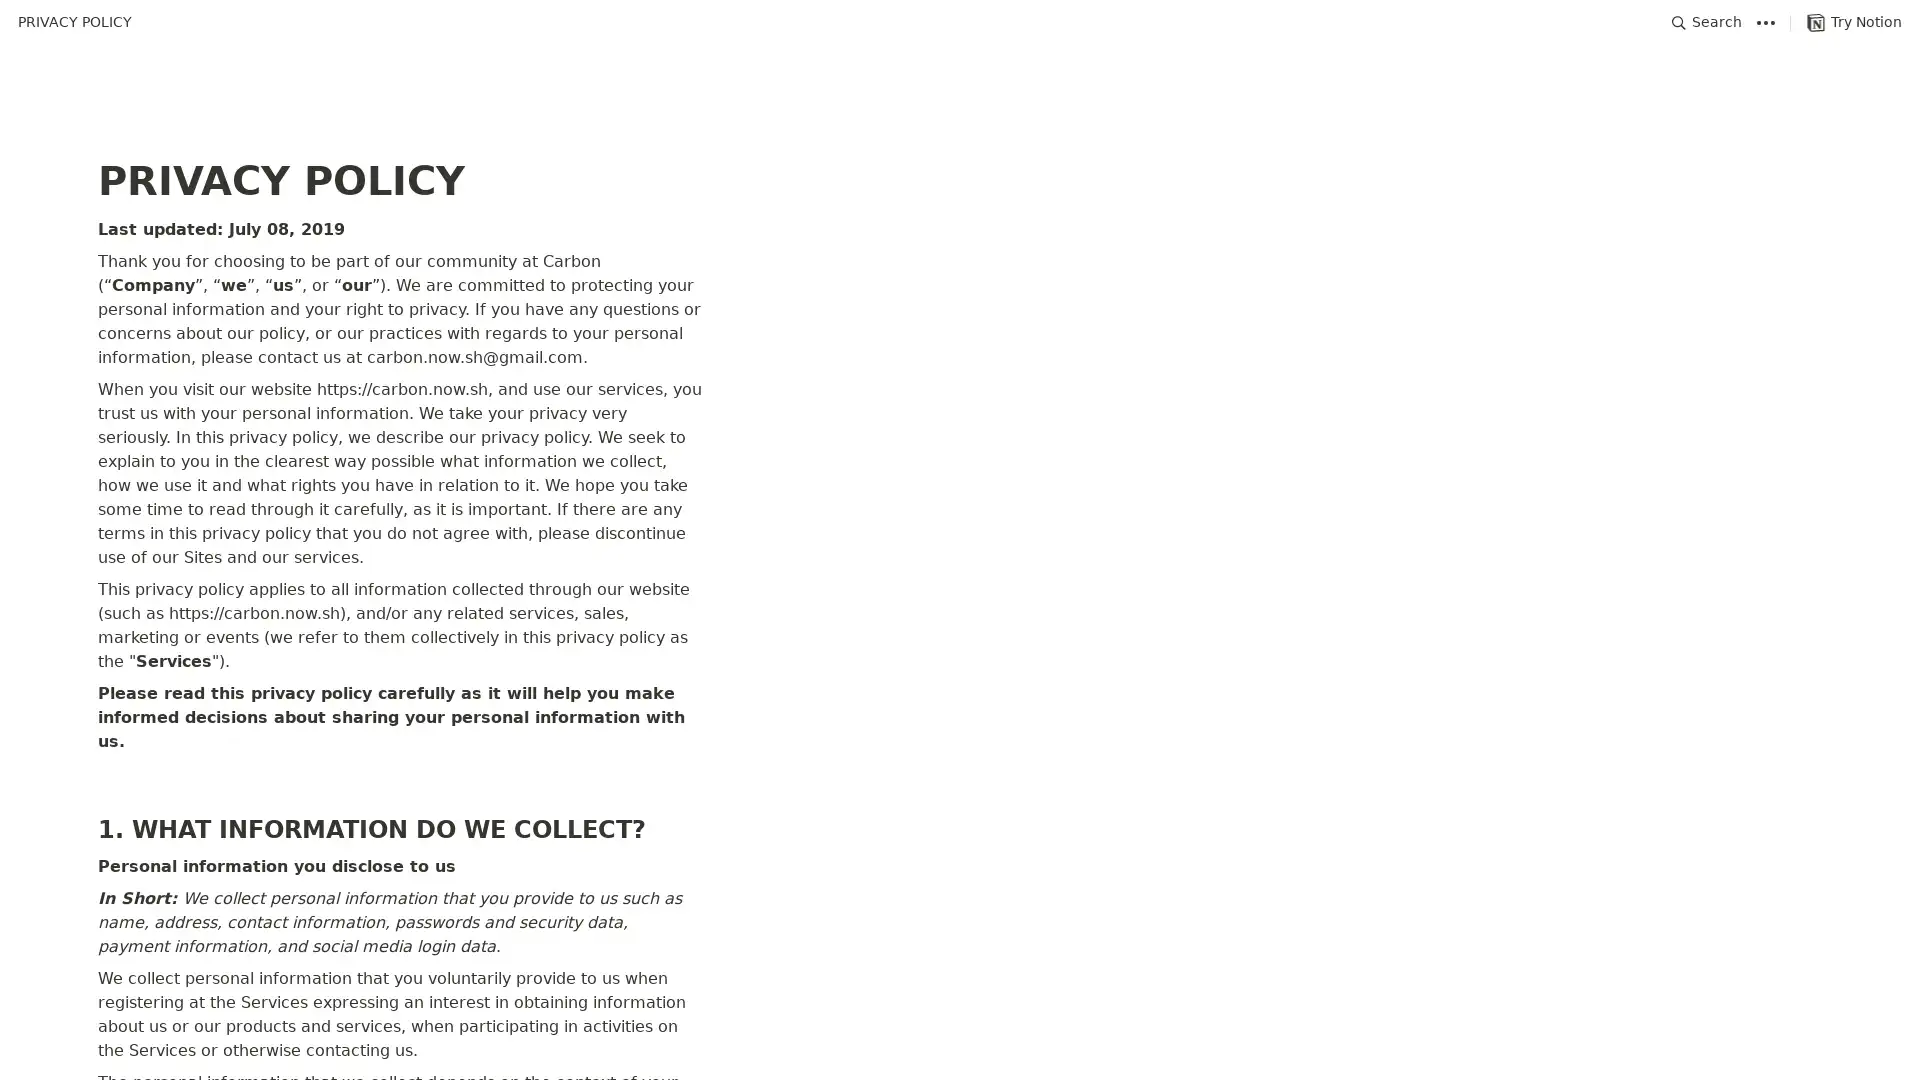 Image resolution: width=1920 pixels, height=1080 pixels. What do you see at coordinates (1706, 22) in the screenshot?
I see `Search` at bounding box center [1706, 22].